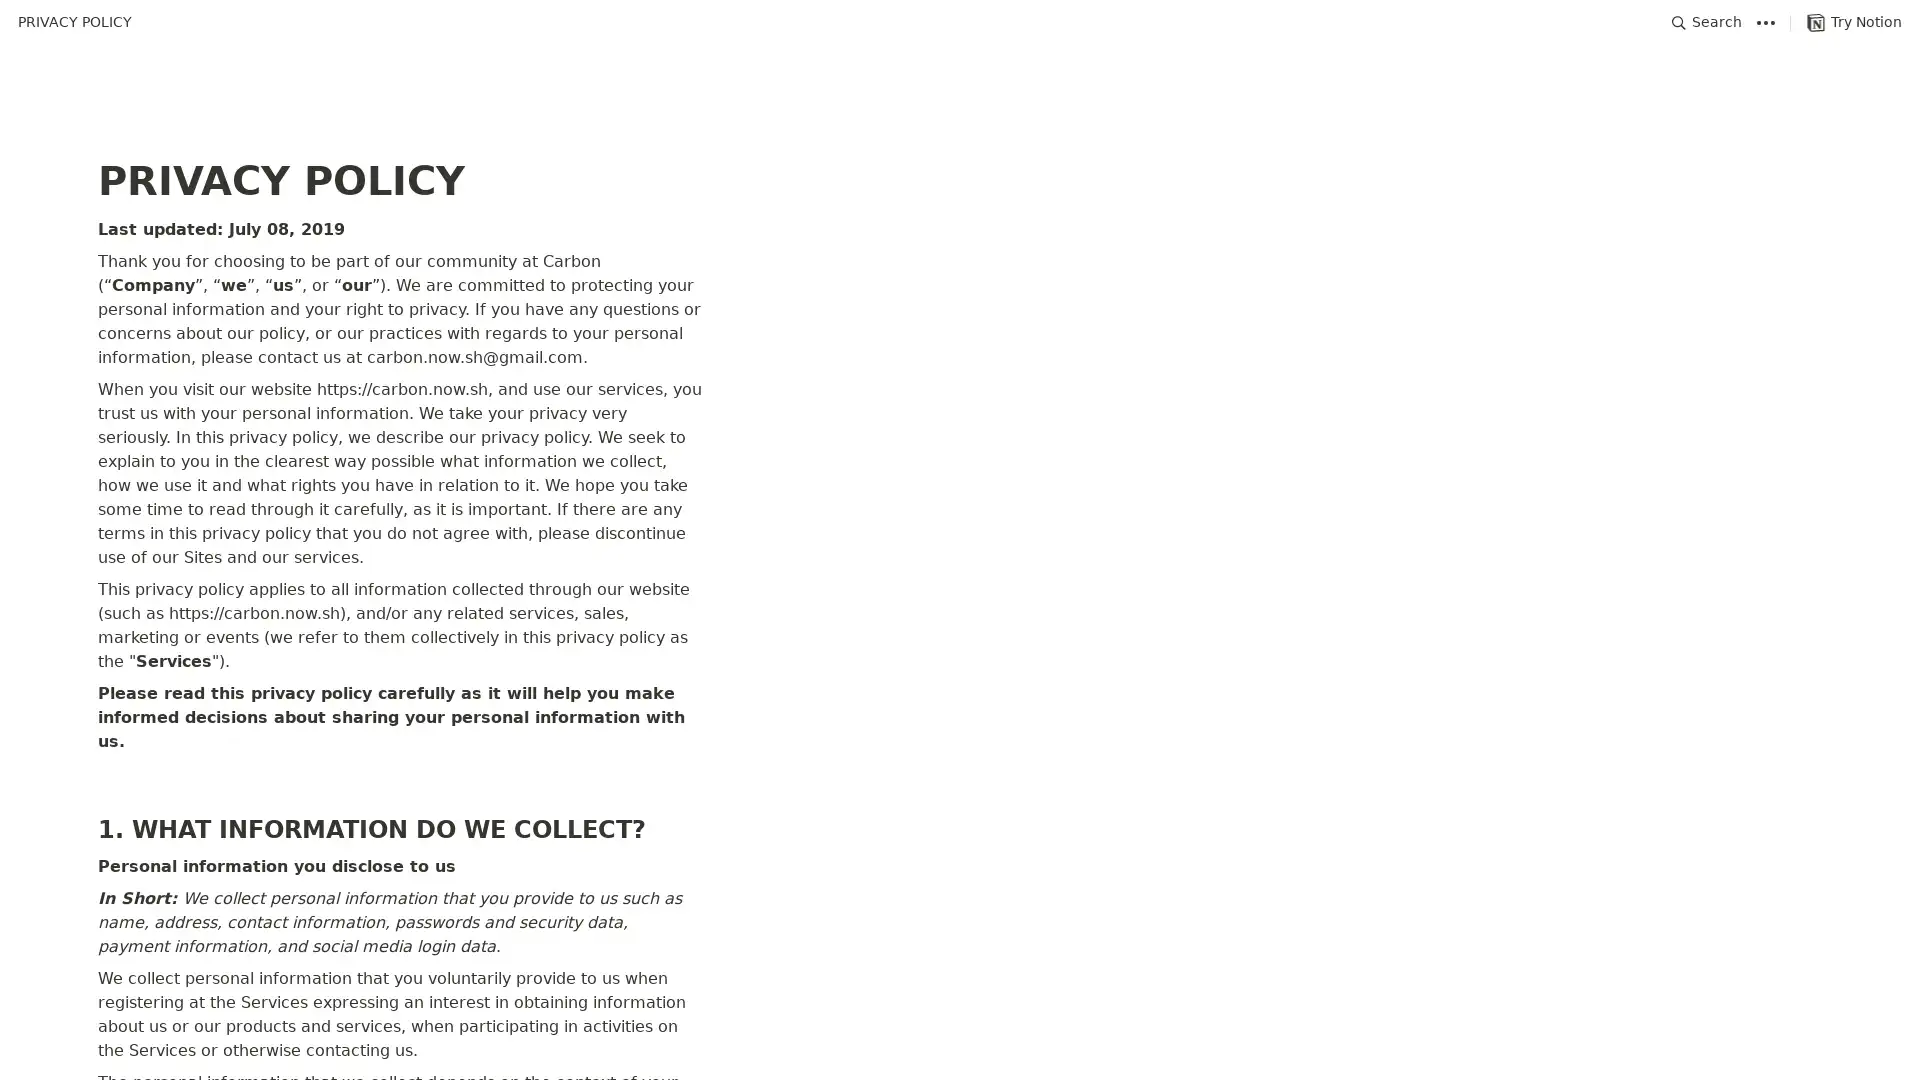 Image resolution: width=1920 pixels, height=1080 pixels. What do you see at coordinates (1706, 22) in the screenshot?
I see `Search` at bounding box center [1706, 22].